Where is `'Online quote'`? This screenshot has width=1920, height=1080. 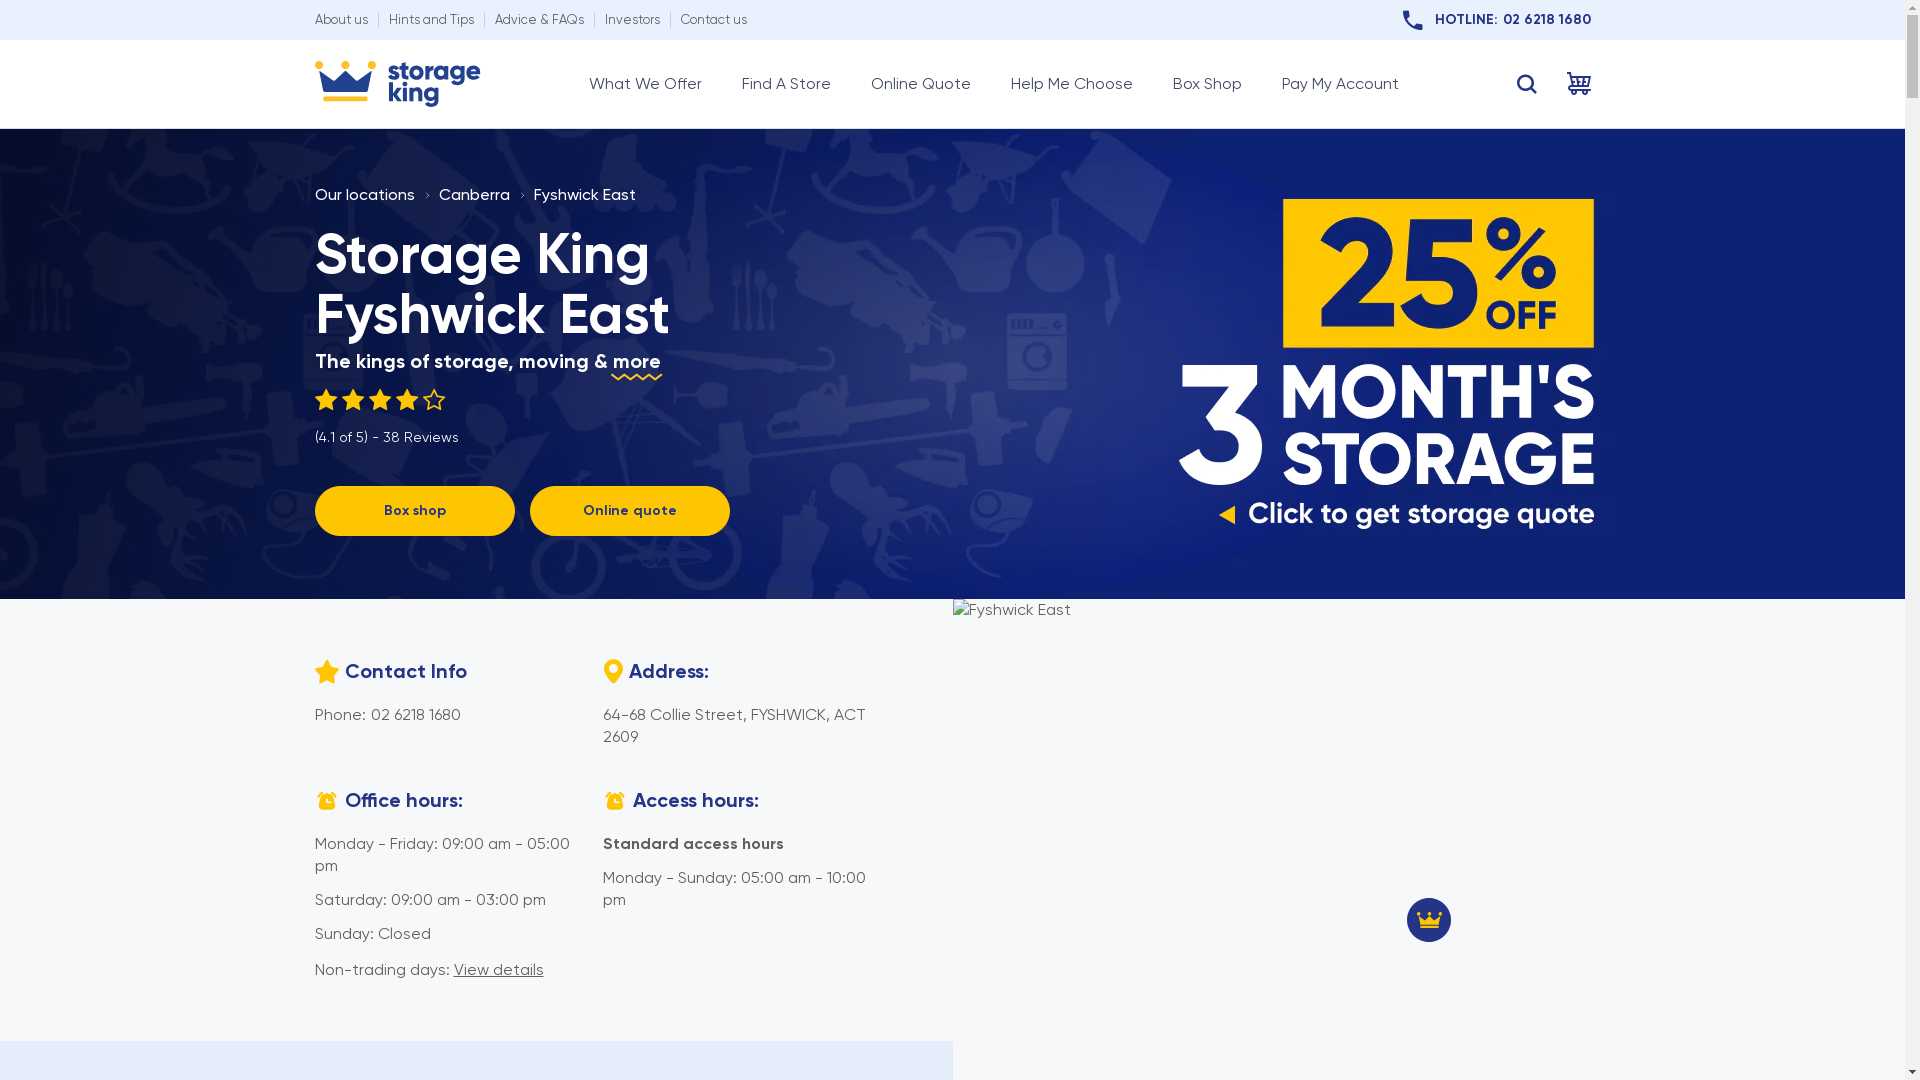
'Online quote' is located at coordinates (529, 509).